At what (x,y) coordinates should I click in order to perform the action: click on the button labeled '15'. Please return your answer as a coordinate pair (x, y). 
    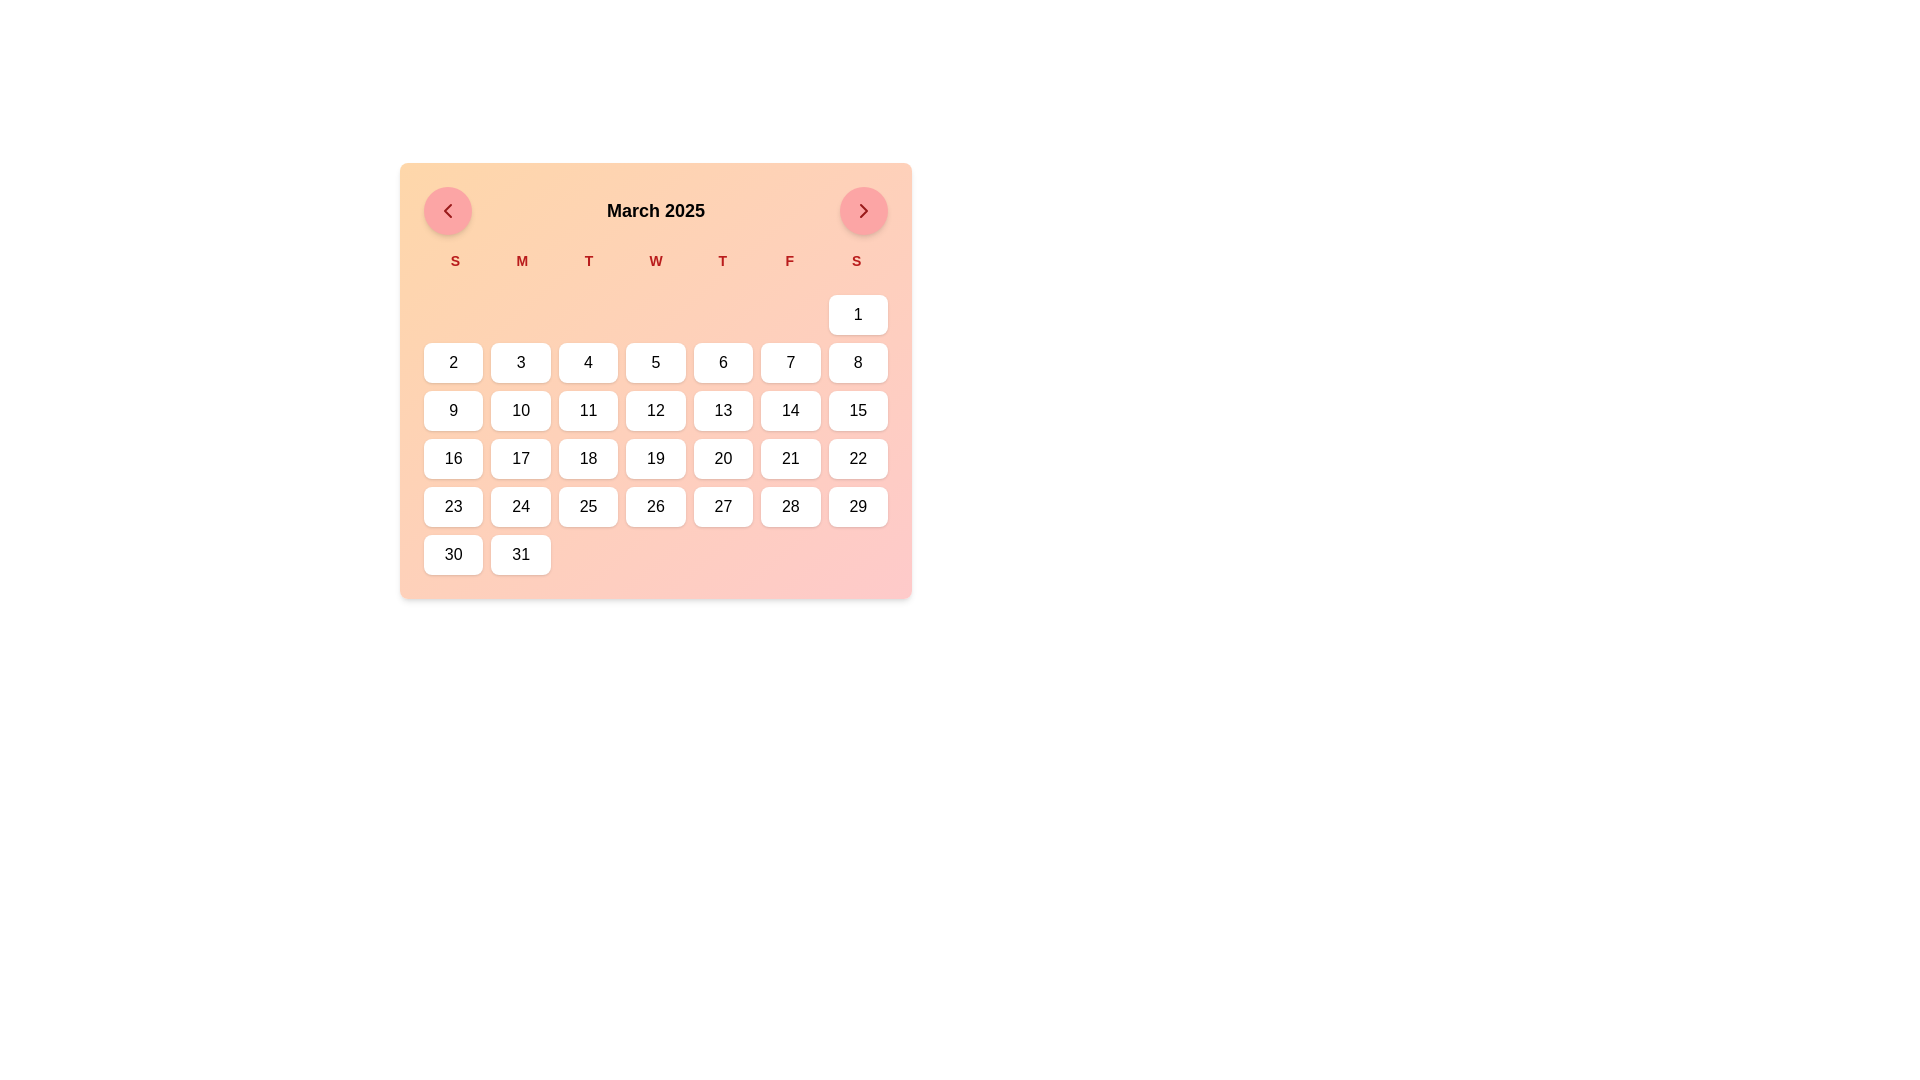
    Looking at the image, I should click on (858, 410).